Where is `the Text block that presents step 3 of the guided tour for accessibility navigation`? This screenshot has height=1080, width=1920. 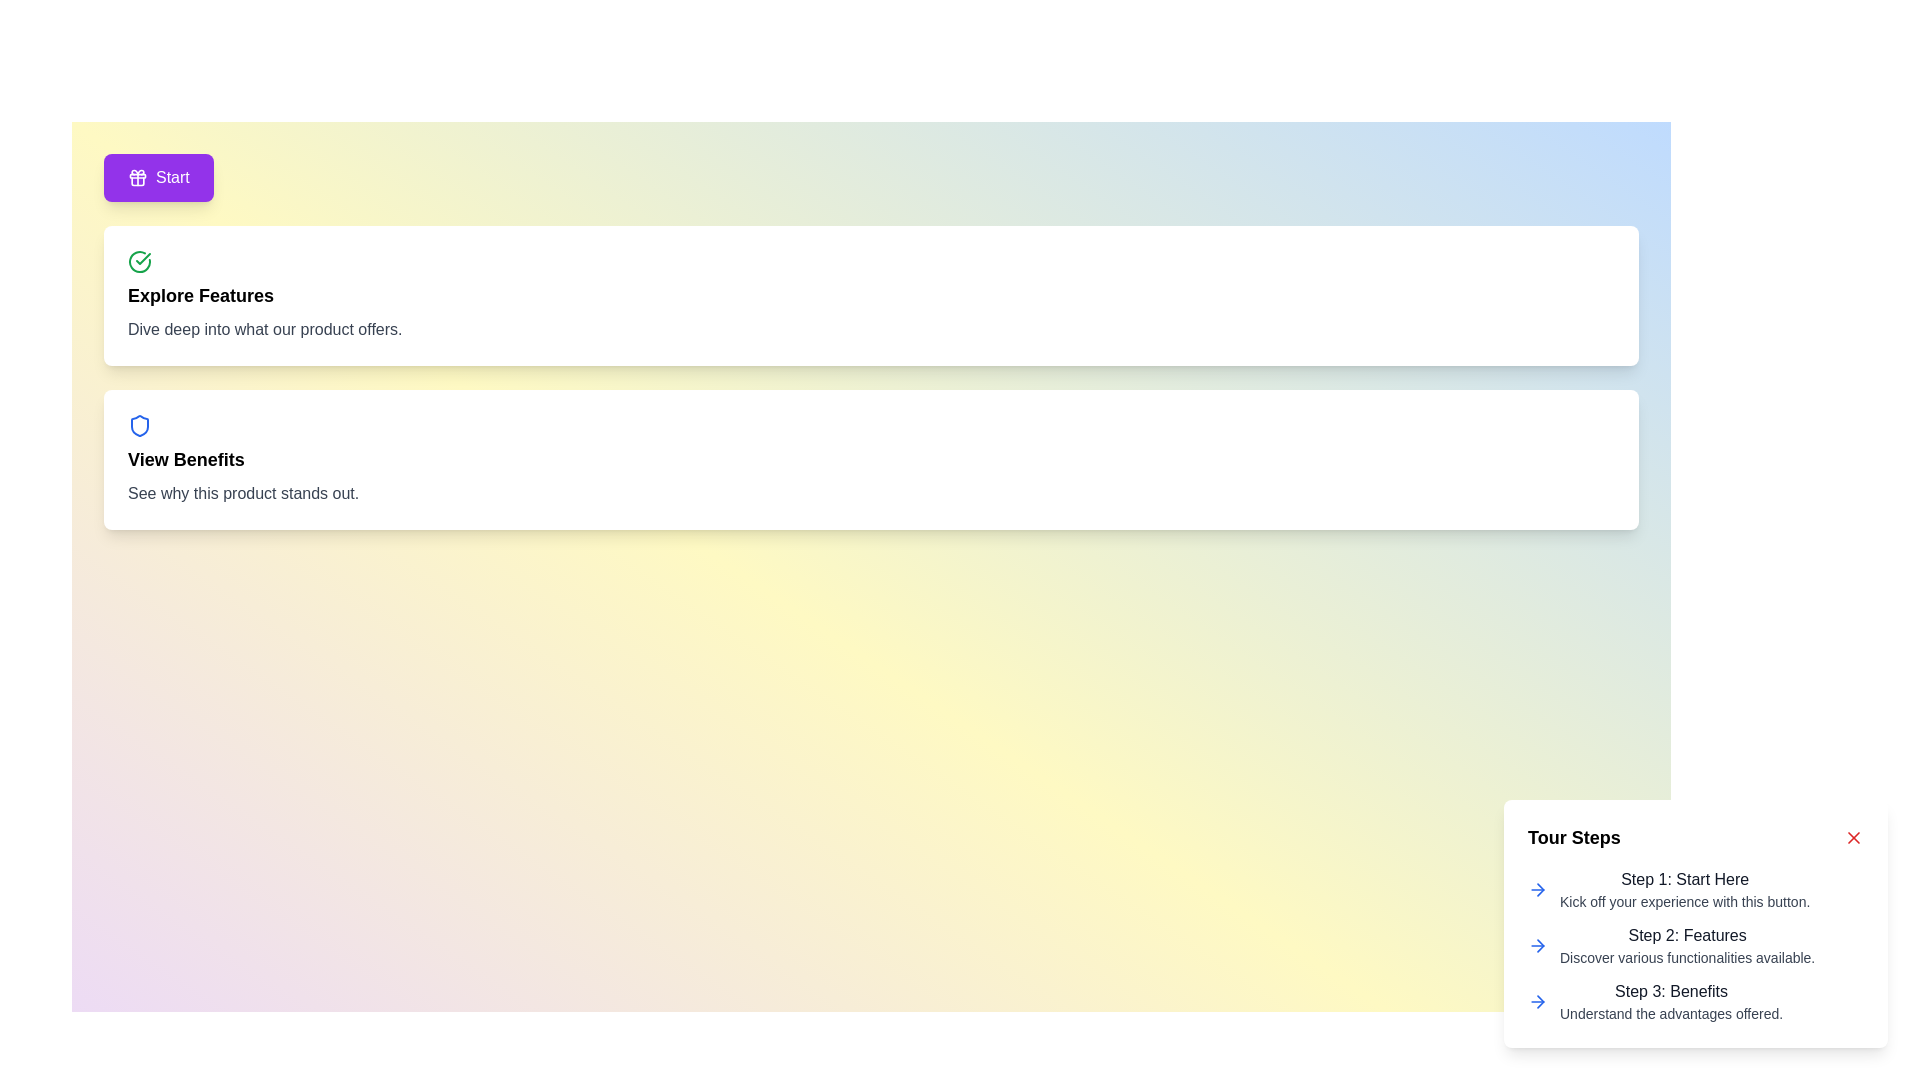 the Text block that presents step 3 of the guided tour for accessibility navigation is located at coordinates (1671, 1002).